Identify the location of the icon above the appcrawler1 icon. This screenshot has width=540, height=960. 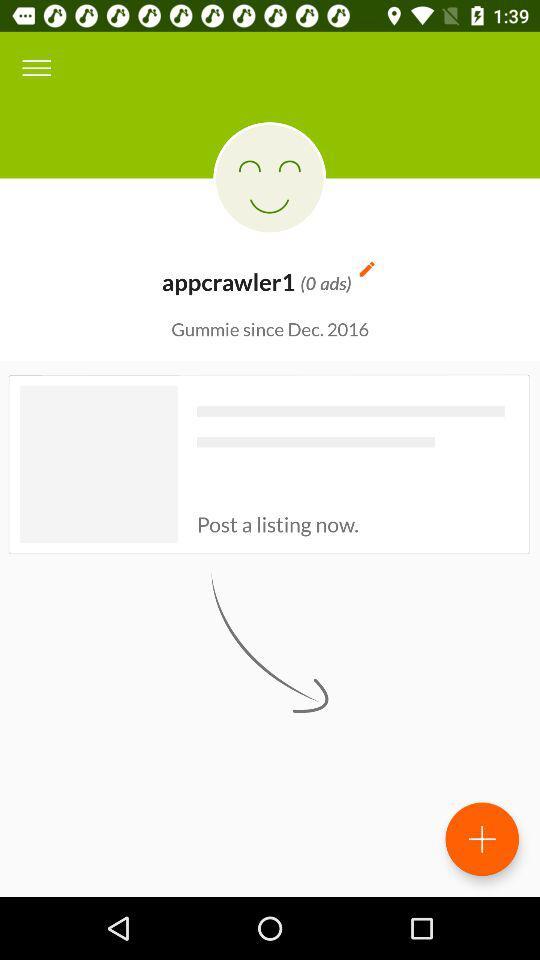
(269, 177).